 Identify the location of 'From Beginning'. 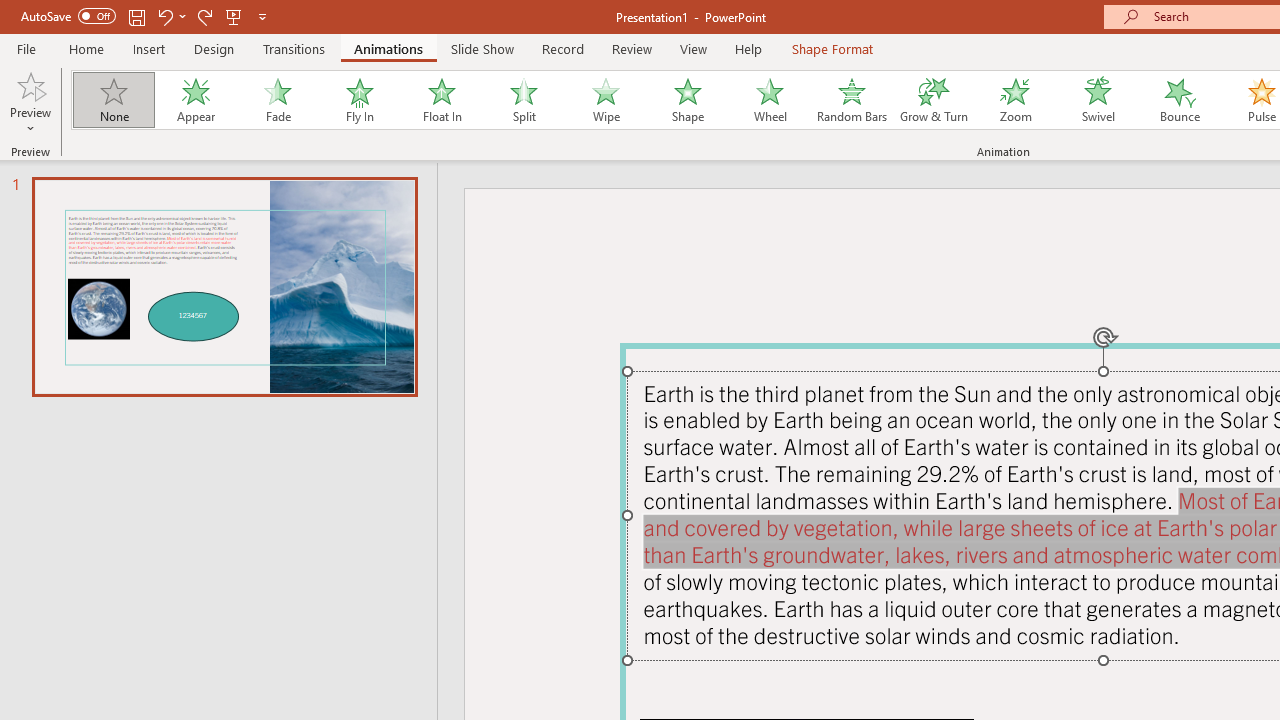
(234, 16).